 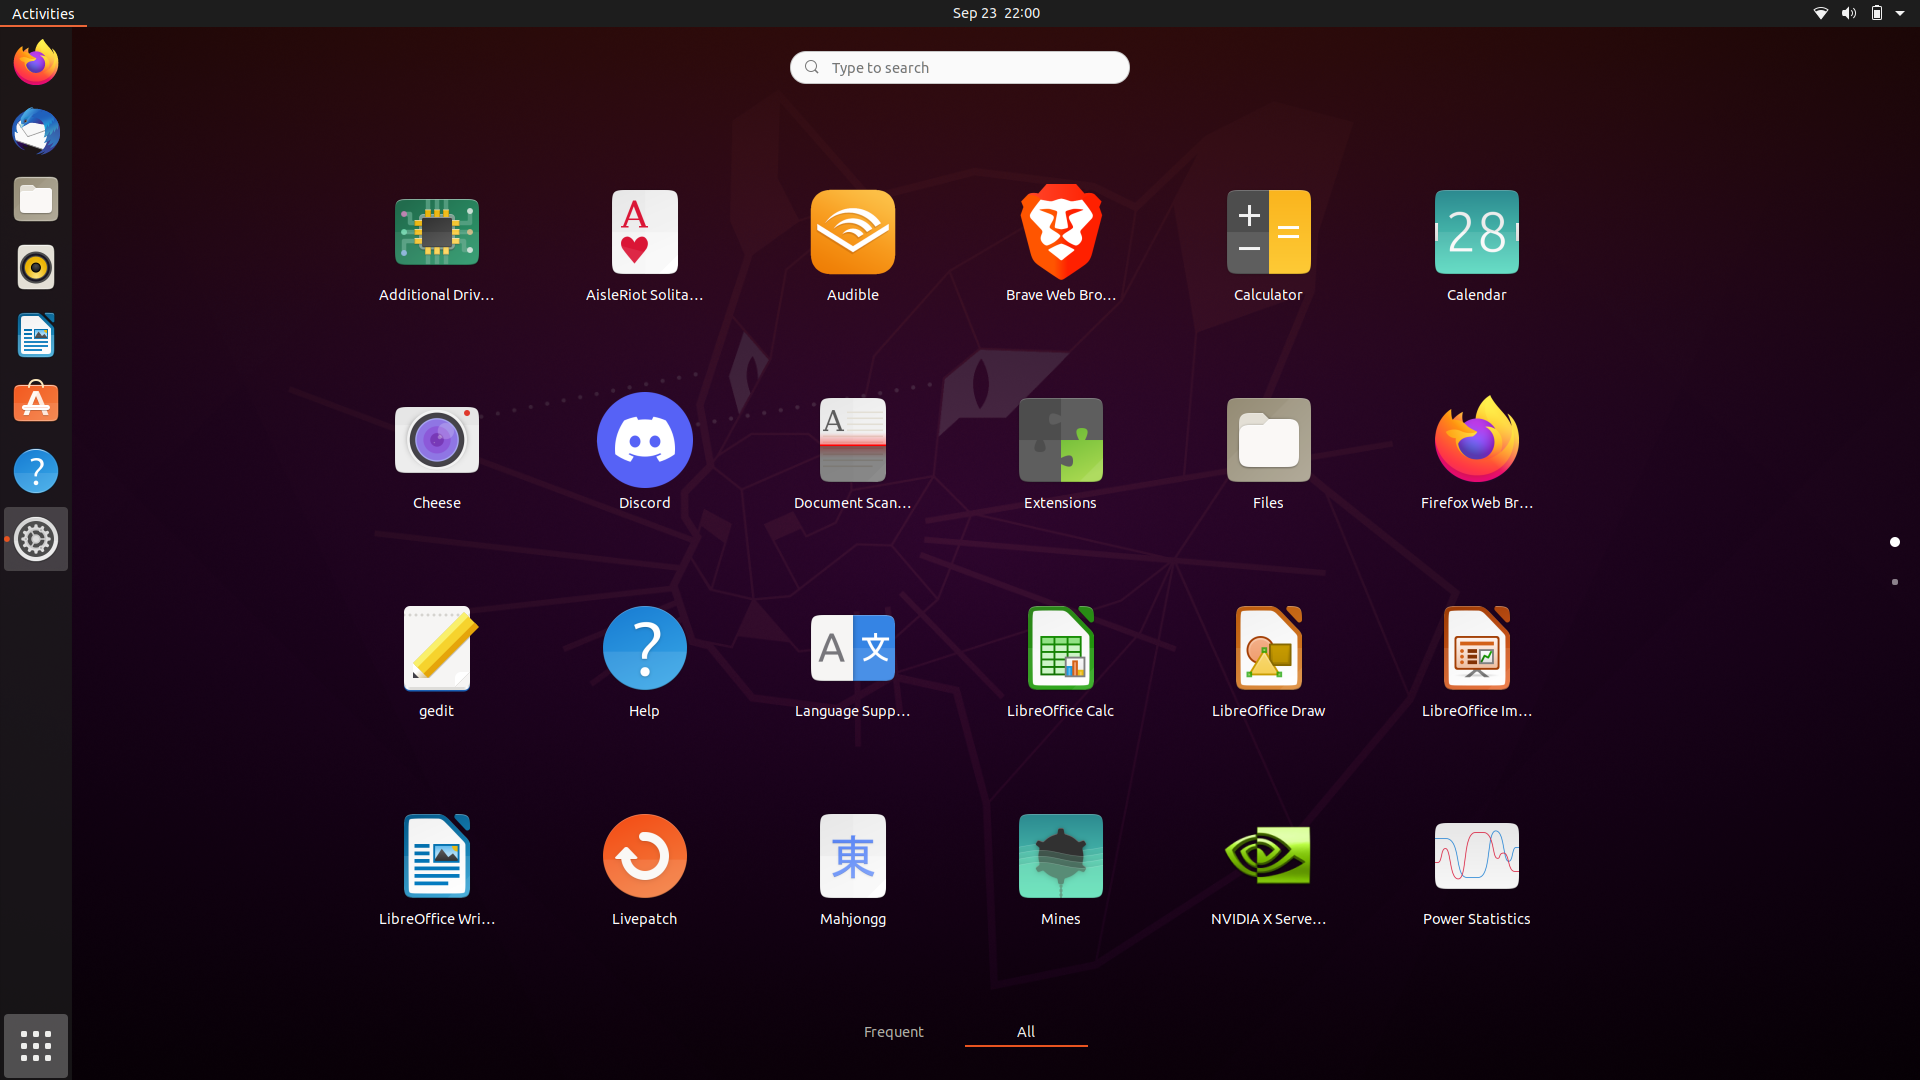 I want to click on Look for "Google, so click(x=958, y=65).